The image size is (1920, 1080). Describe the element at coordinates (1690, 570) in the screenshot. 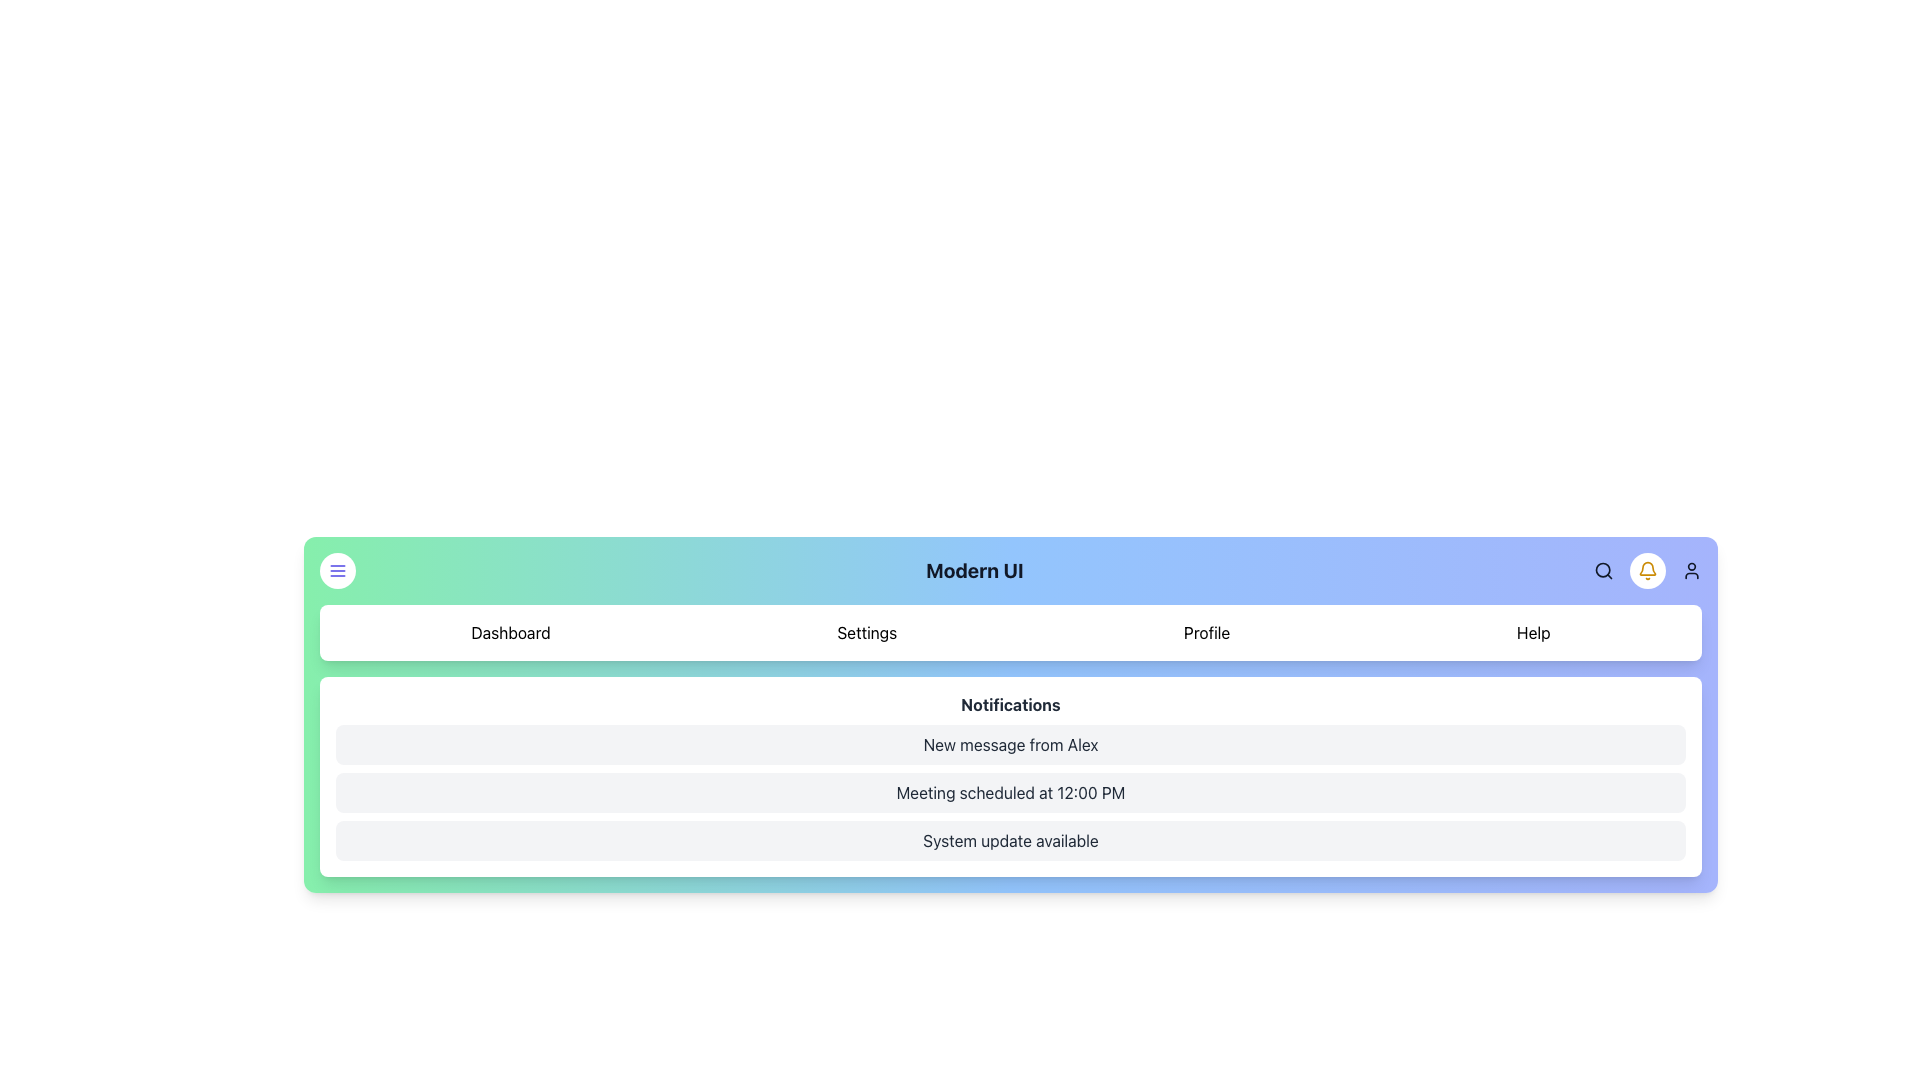

I see `the Profile Icon located at the top-right corner of the navigation bar` at that location.